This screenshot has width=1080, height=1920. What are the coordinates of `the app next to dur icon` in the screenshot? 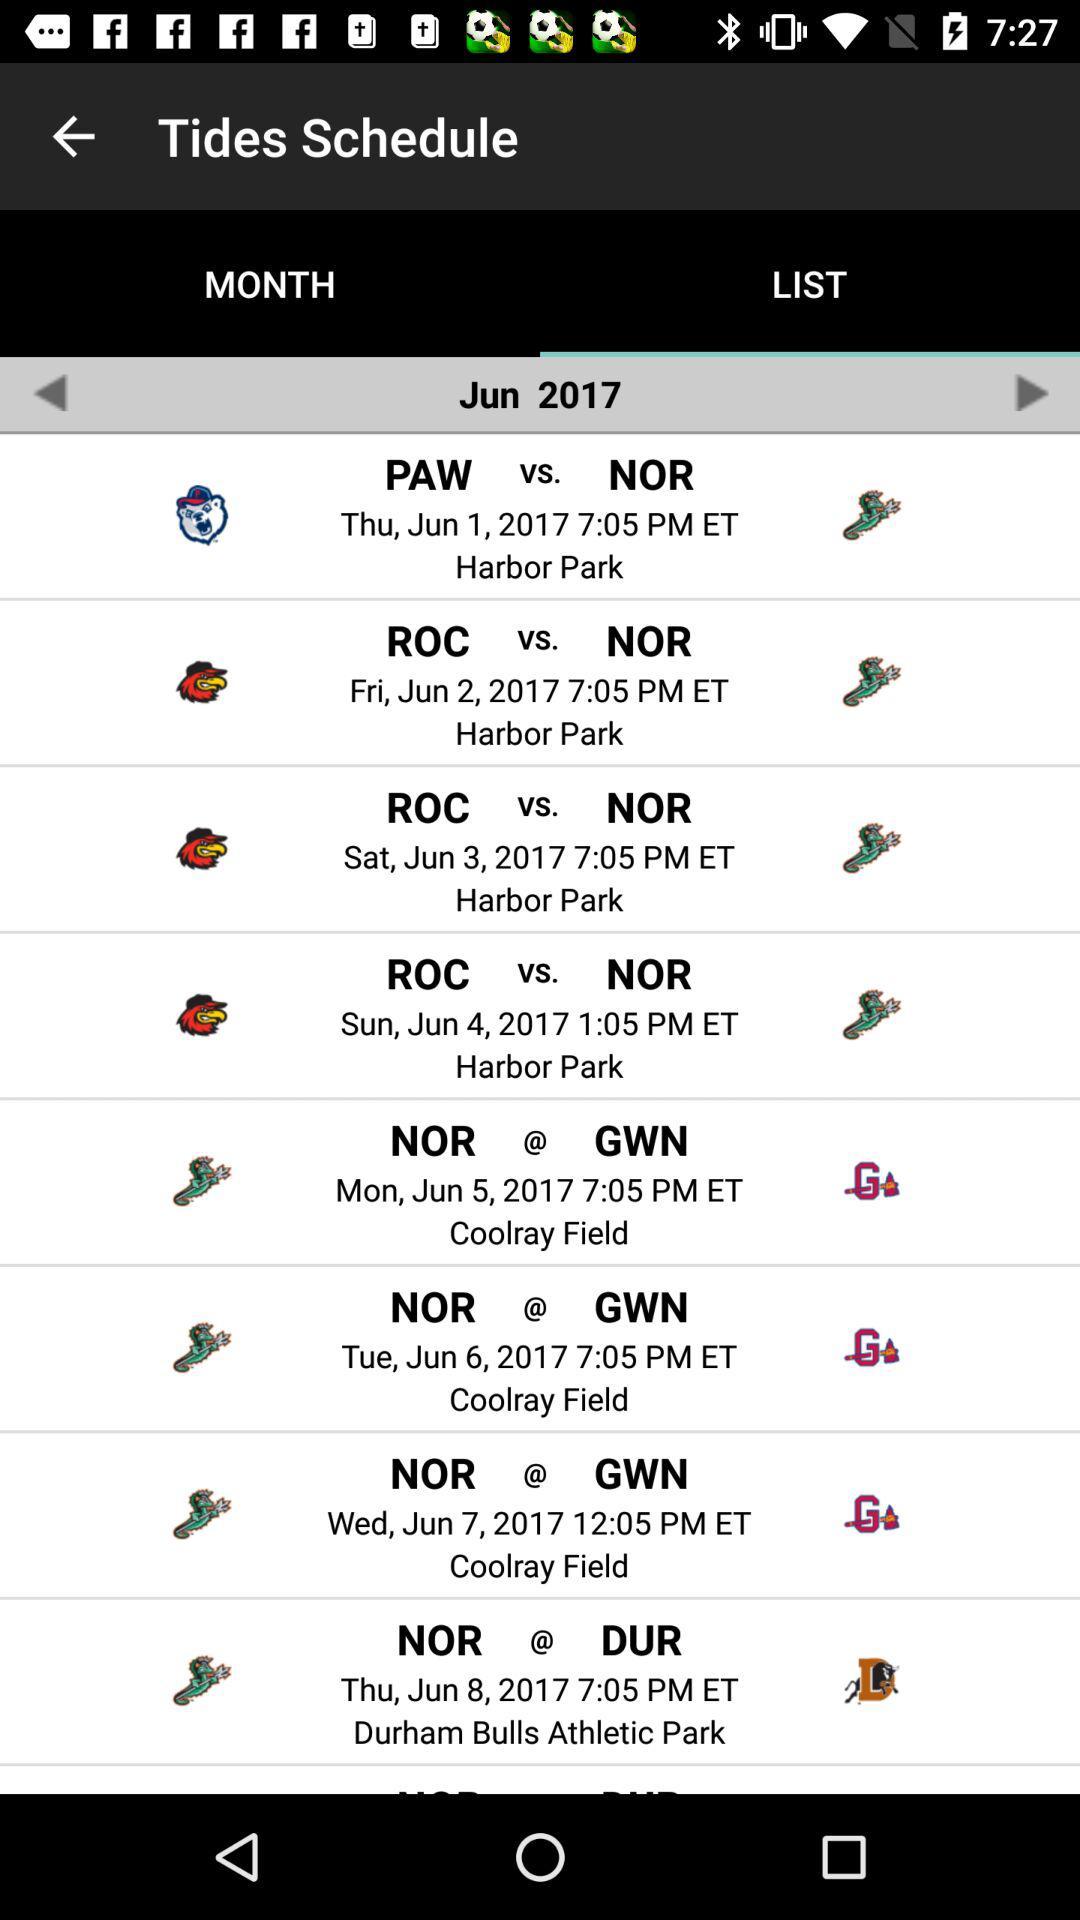 It's located at (541, 1790).